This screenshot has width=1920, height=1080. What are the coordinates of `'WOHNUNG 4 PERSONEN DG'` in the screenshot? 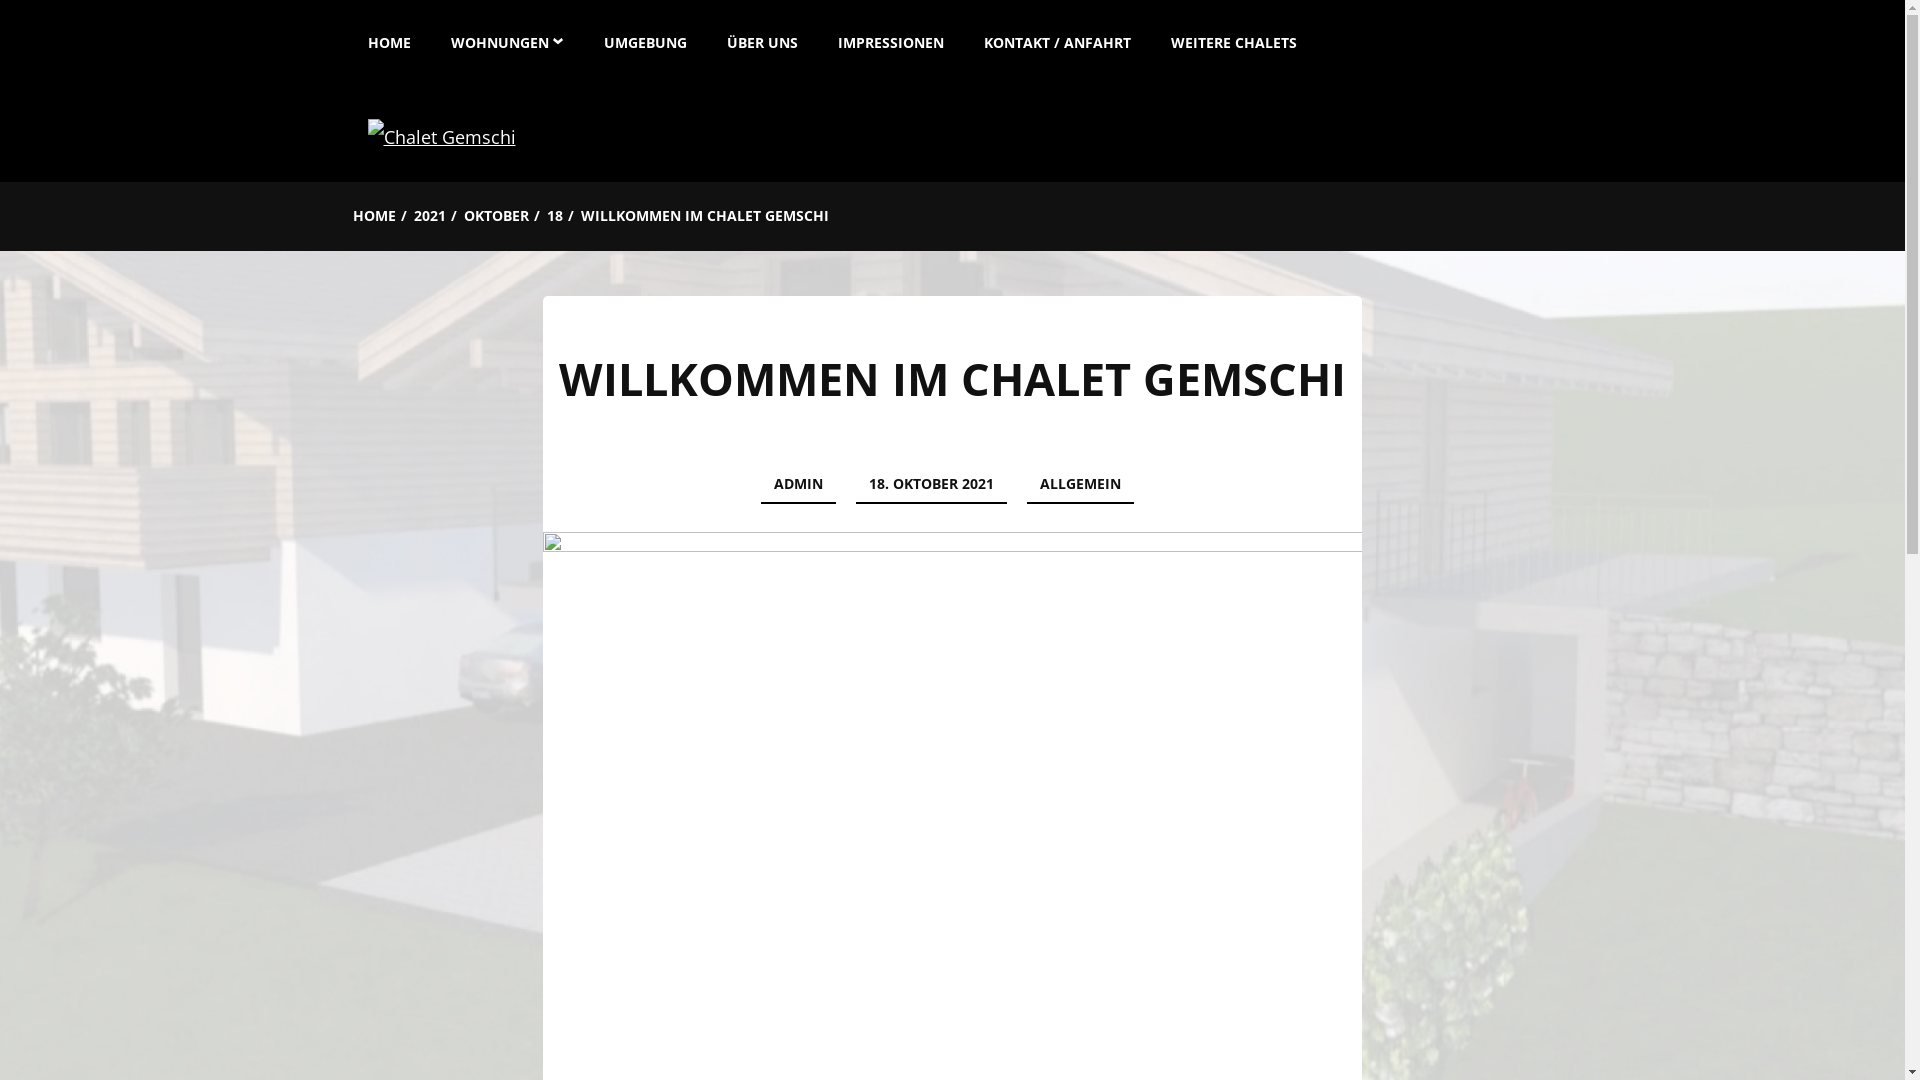 It's located at (540, 218).